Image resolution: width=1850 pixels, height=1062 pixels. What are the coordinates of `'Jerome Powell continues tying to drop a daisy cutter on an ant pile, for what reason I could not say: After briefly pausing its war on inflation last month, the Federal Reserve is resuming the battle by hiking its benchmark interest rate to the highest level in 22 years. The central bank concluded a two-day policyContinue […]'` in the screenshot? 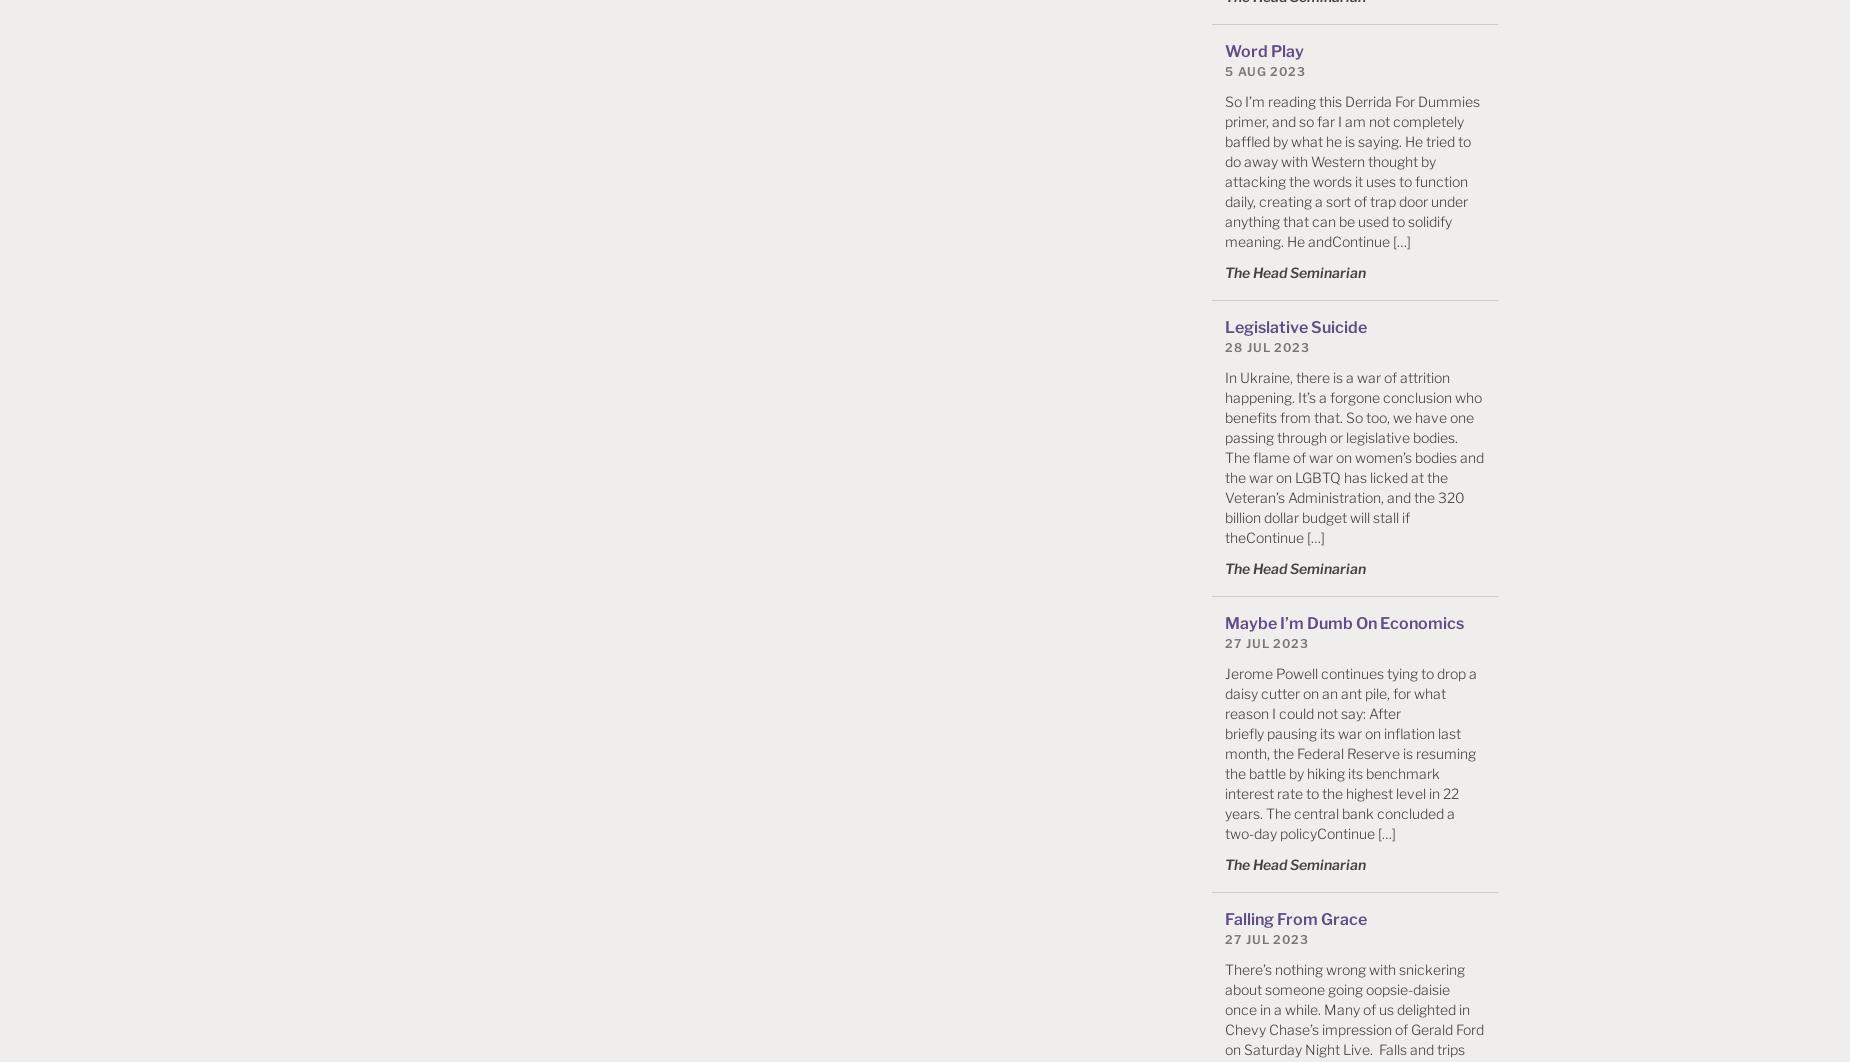 It's located at (1350, 752).